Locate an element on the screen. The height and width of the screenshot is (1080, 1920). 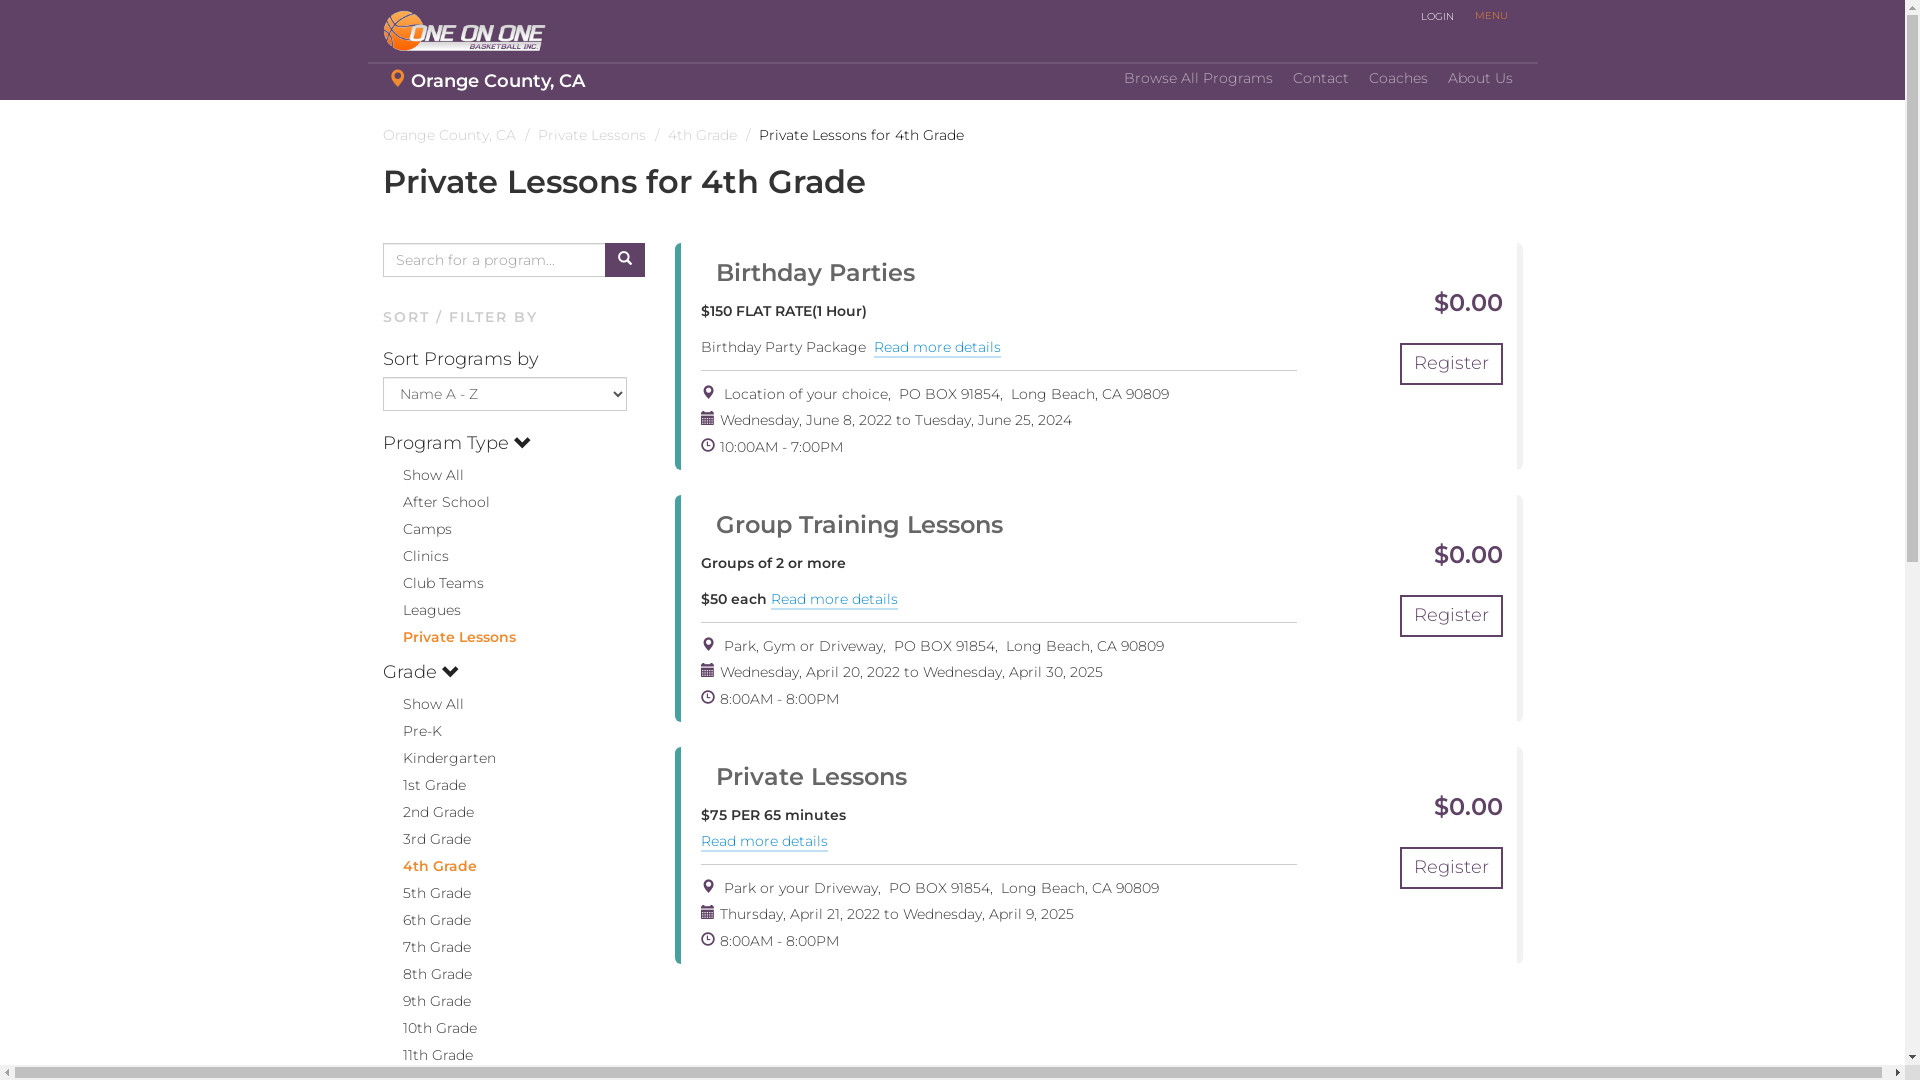
'1st Grade' is located at coordinates (422, 784).